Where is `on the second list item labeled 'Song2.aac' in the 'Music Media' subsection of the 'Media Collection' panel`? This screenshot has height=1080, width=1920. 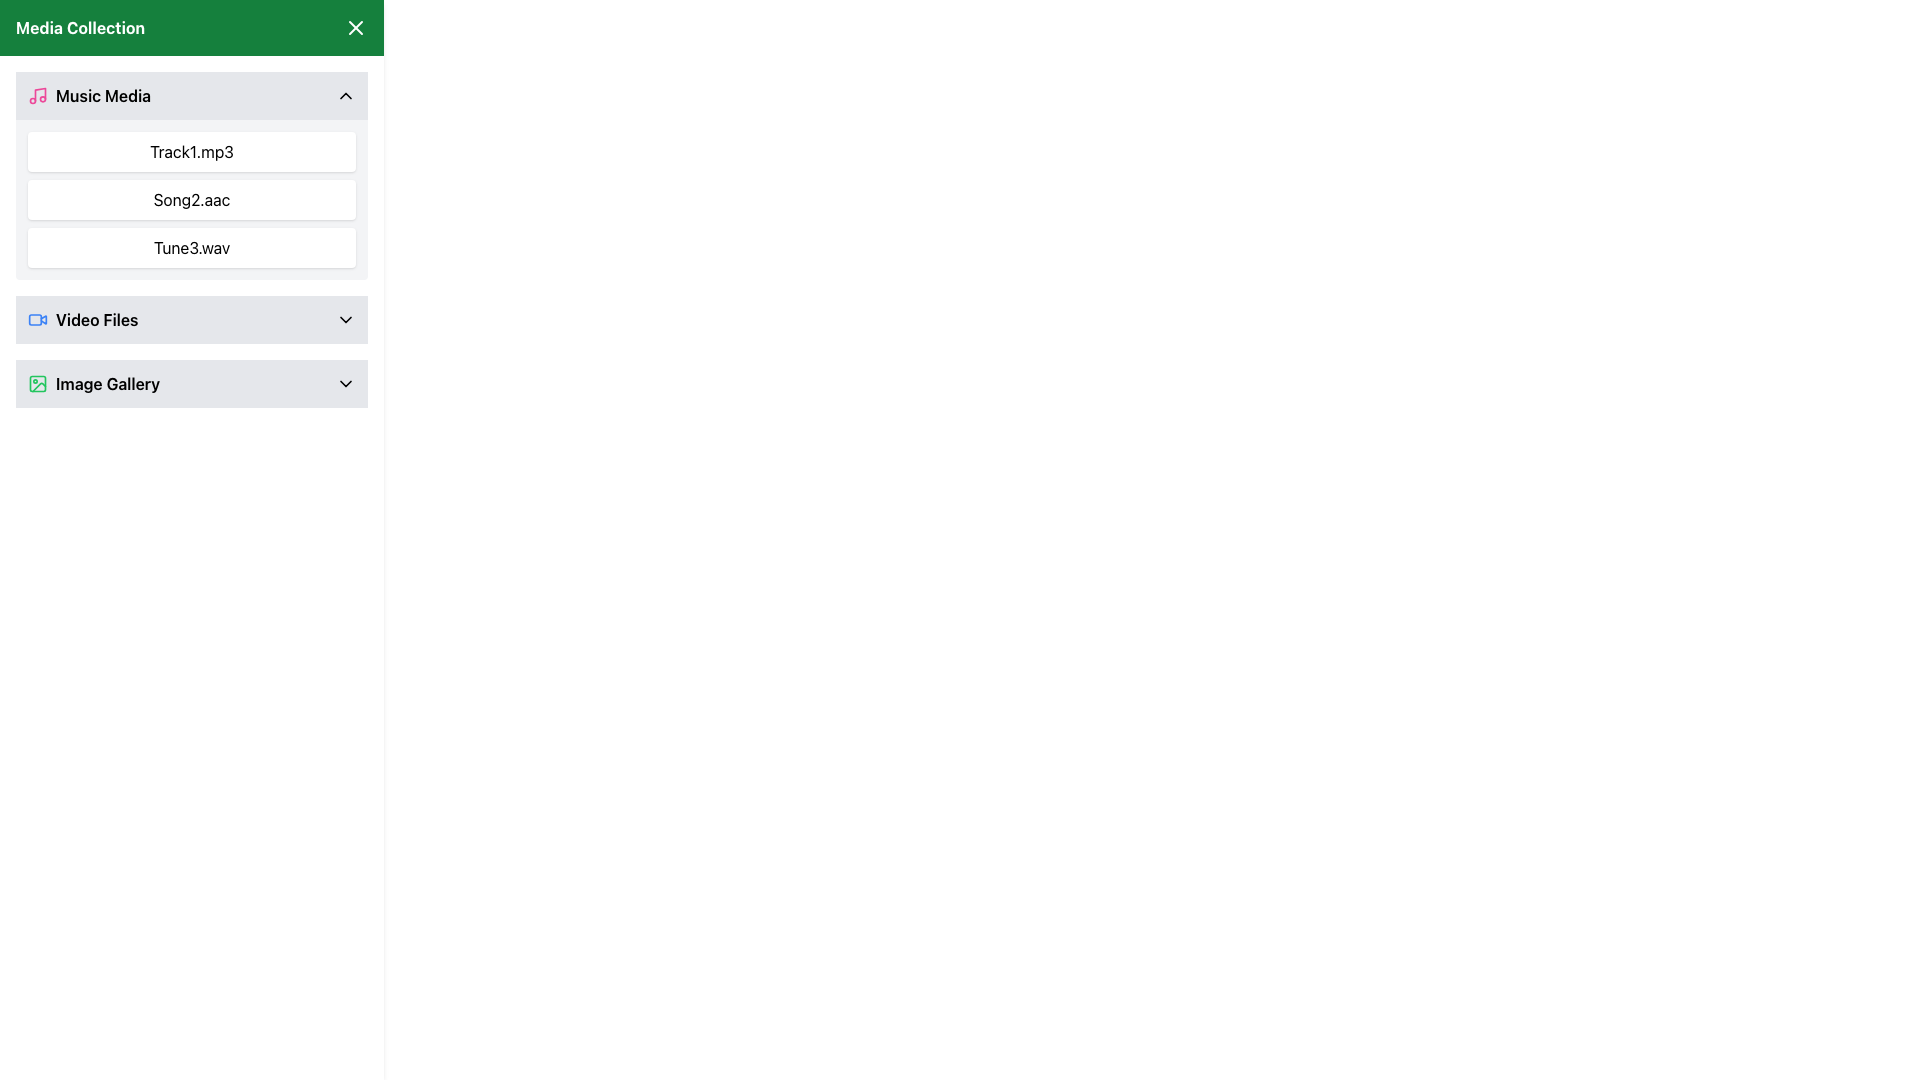
on the second list item labeled 'Song2.aac' in the 'Music Media' subsection of the 'Media Collection' panel is located at coordinates (192, 200).